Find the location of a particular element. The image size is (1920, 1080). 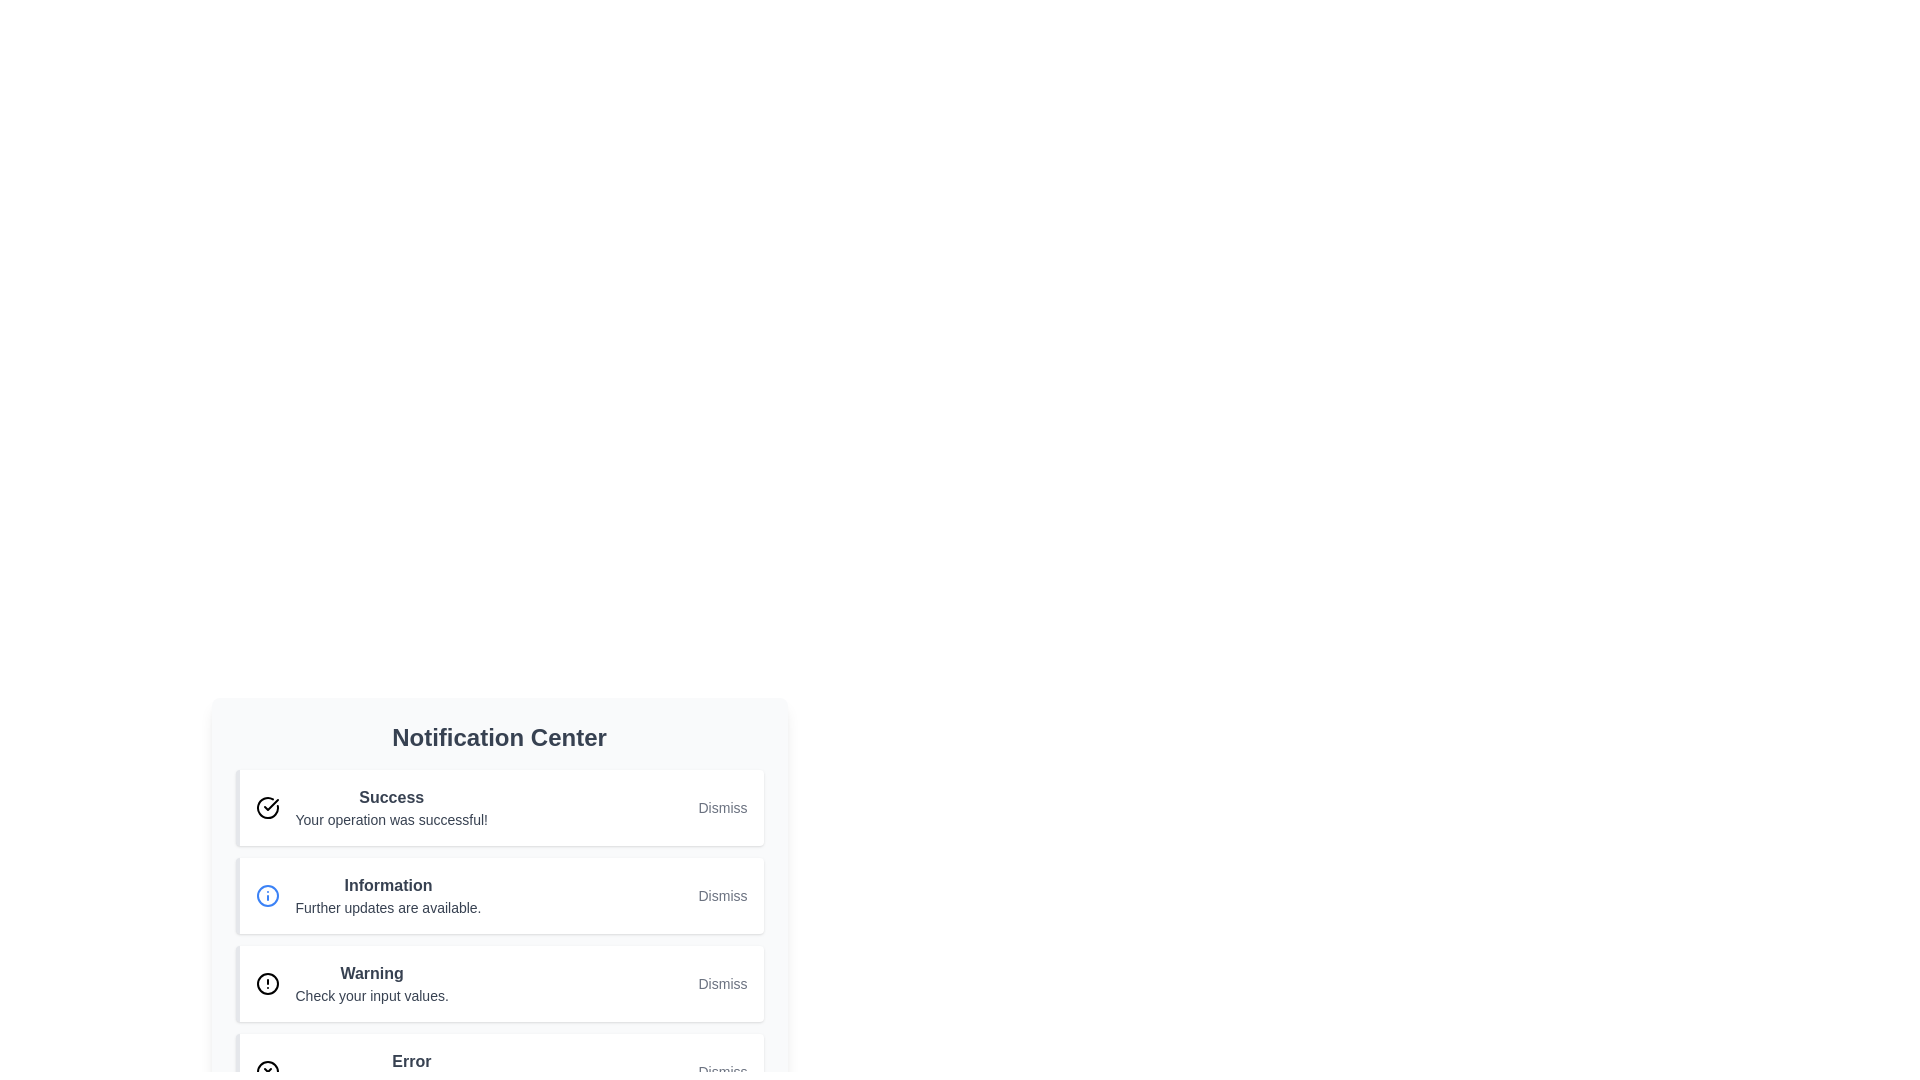

the 'Error' text label in the notification center, which is displayed in bold font style and positioned above the message 'An issue occurred during submission.' is located at coordinates (410, 1060).